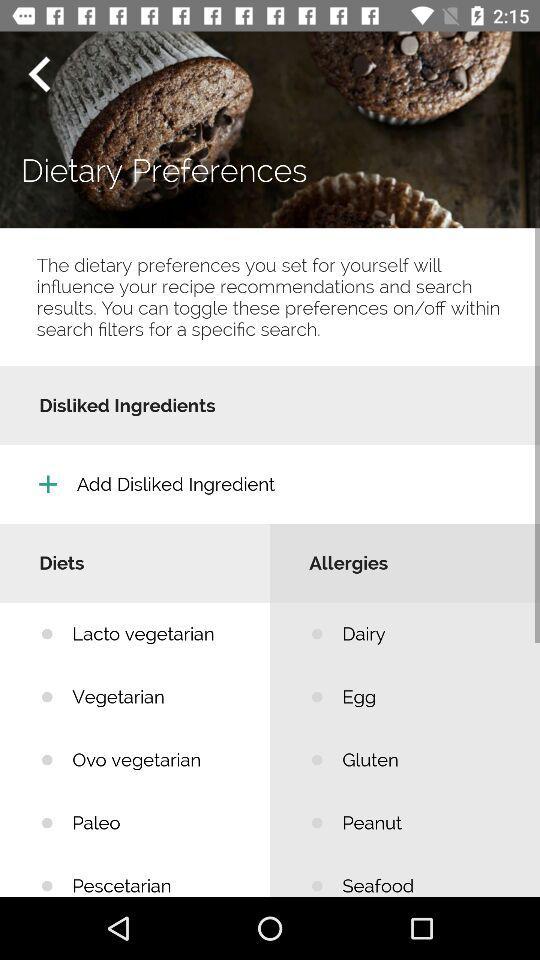 The height and width of the screenshot is (960, 540). I want to click on seafood icon, so click(425, 874).